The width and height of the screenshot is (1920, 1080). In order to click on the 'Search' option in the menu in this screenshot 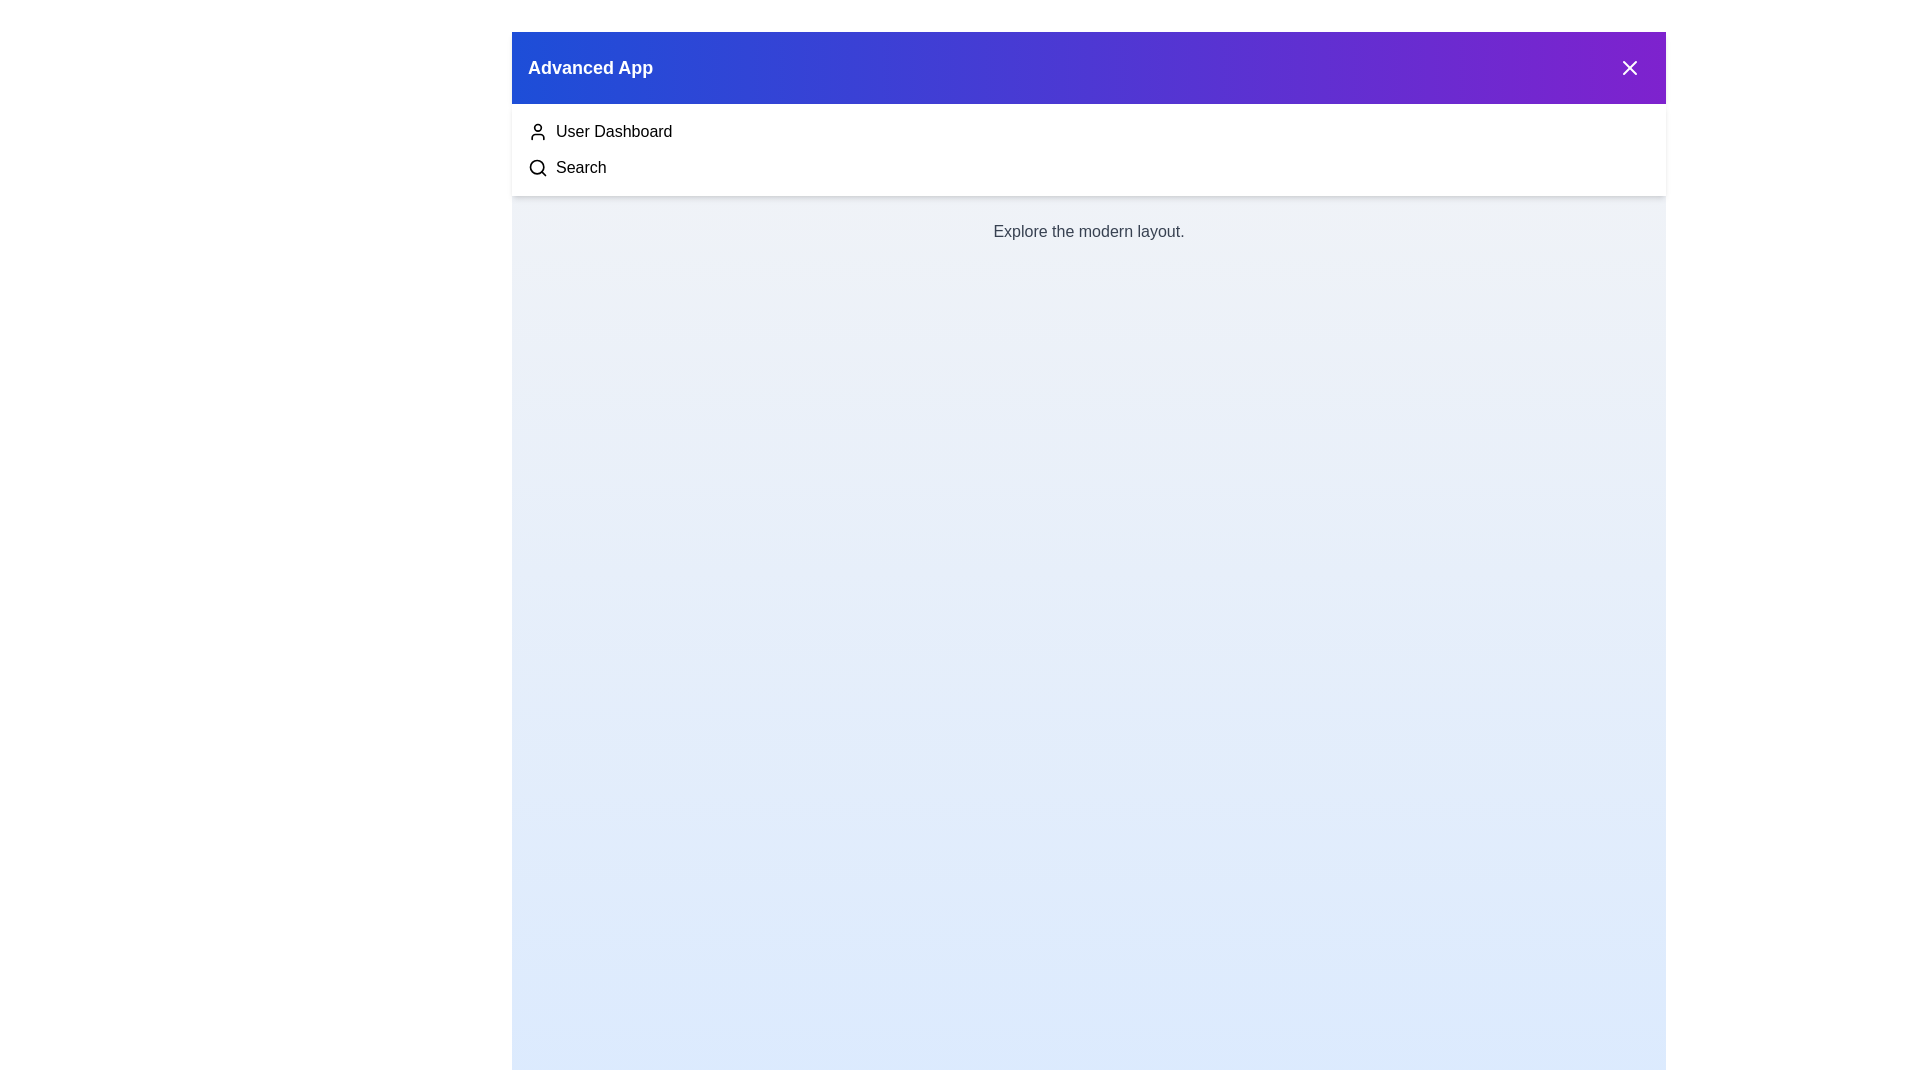, I will do `click(579, 167)`.